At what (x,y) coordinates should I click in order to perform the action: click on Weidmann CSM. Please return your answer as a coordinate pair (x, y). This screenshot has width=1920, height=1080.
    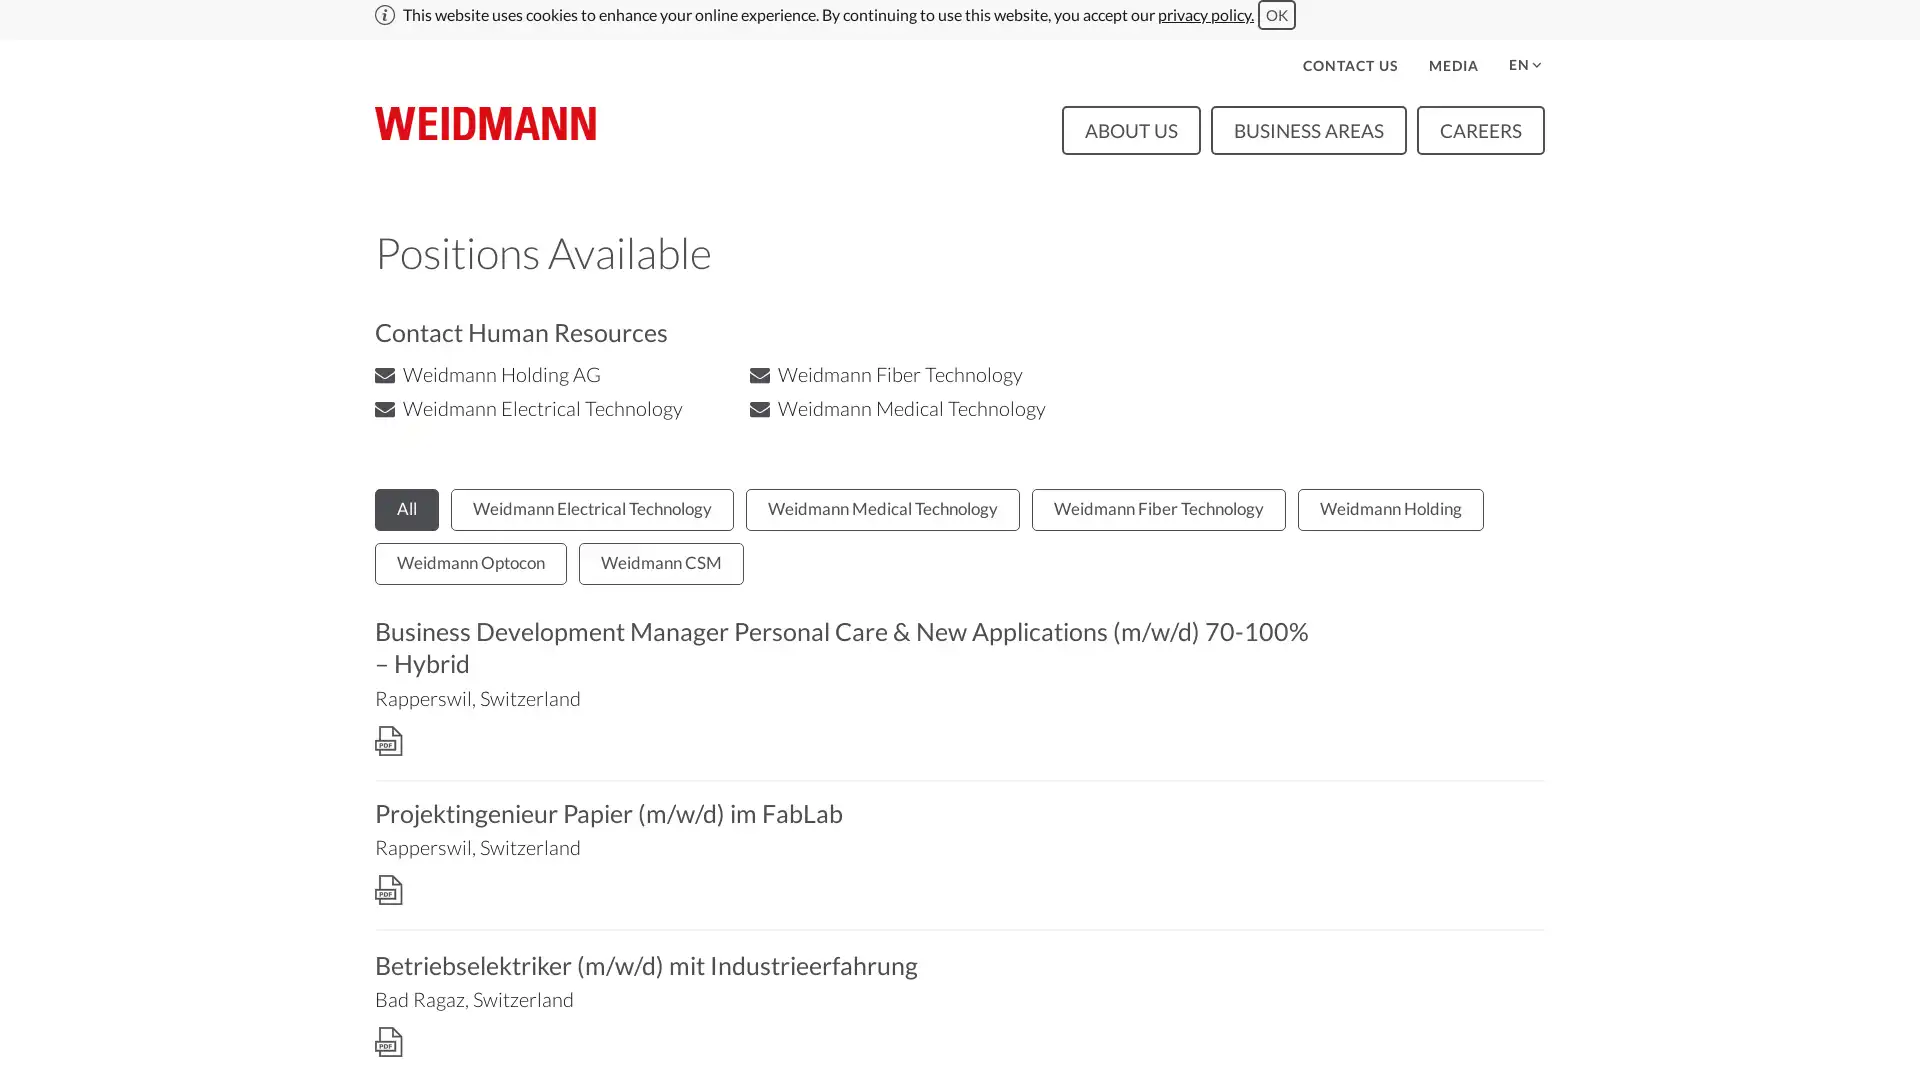
    Looking at the image, I should click on (661, 522).